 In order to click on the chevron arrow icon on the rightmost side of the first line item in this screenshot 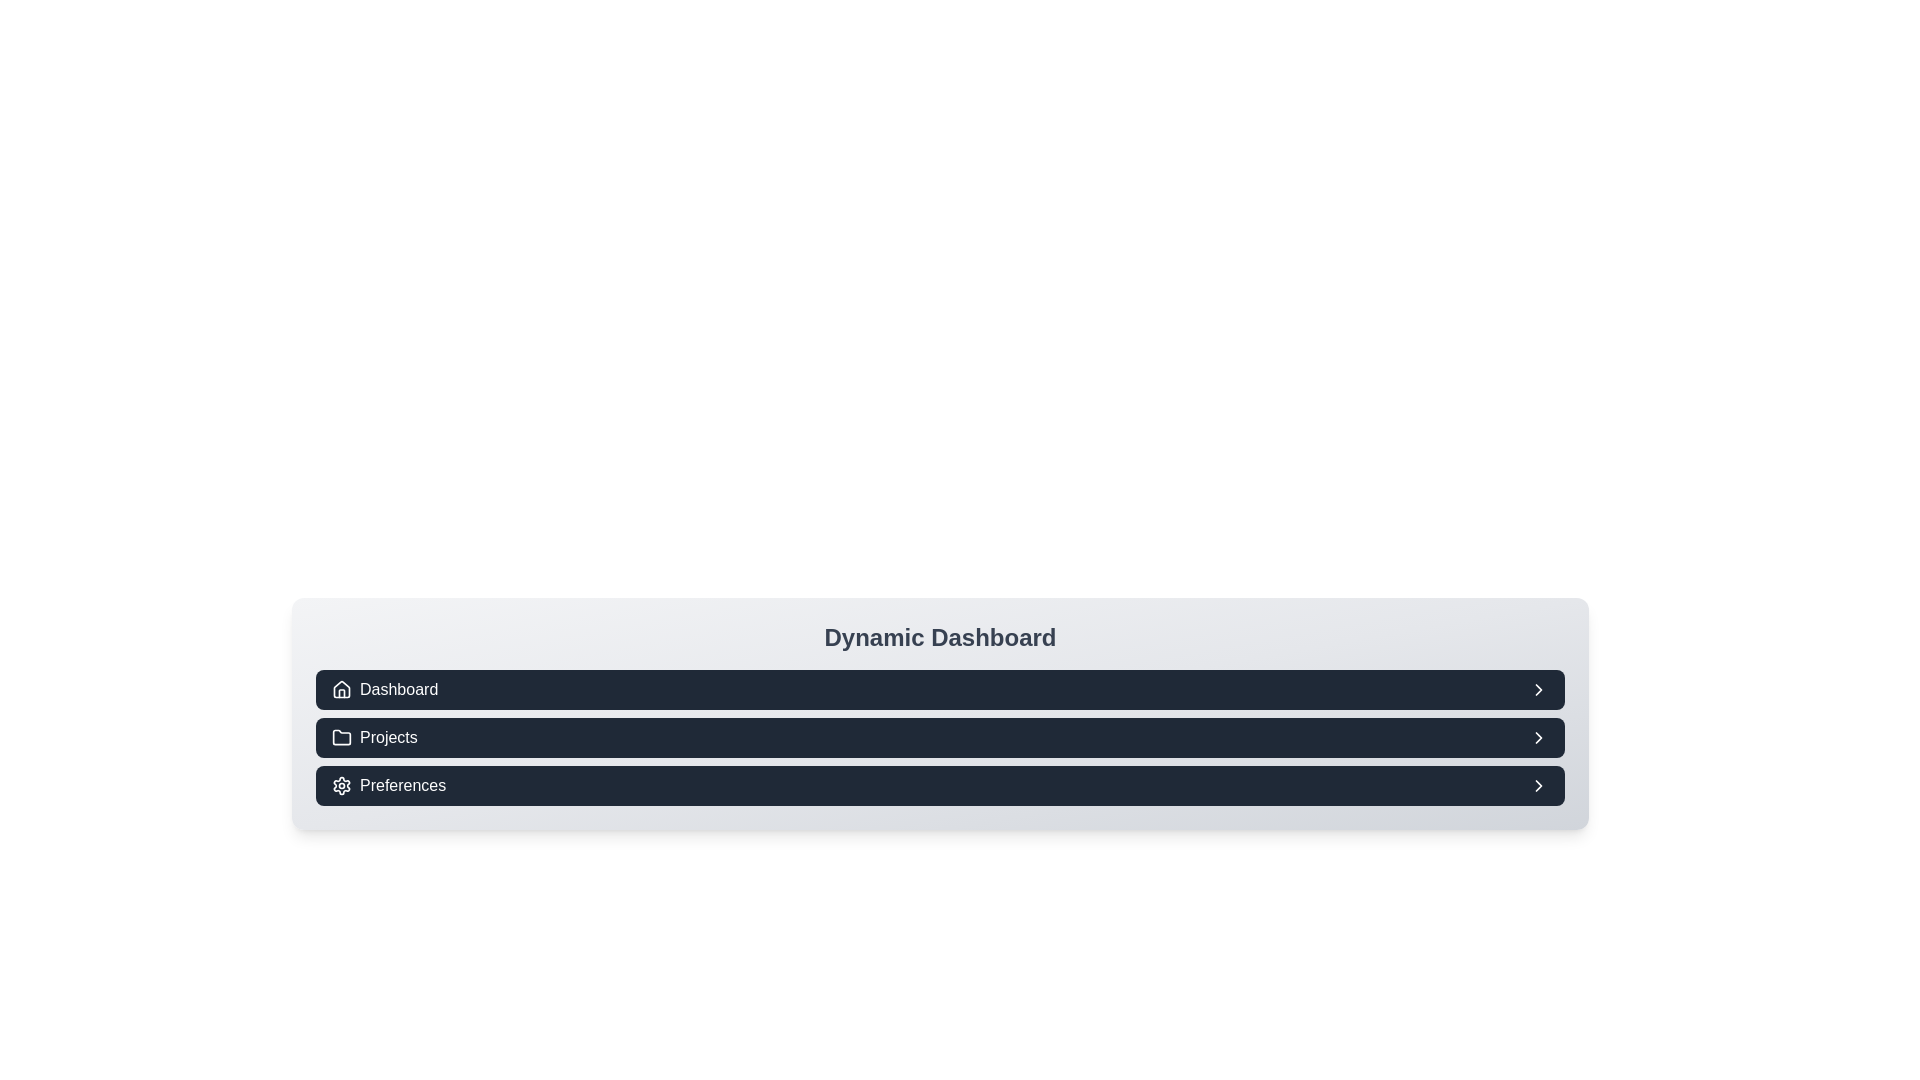, I will do `click(1538, 689)`.